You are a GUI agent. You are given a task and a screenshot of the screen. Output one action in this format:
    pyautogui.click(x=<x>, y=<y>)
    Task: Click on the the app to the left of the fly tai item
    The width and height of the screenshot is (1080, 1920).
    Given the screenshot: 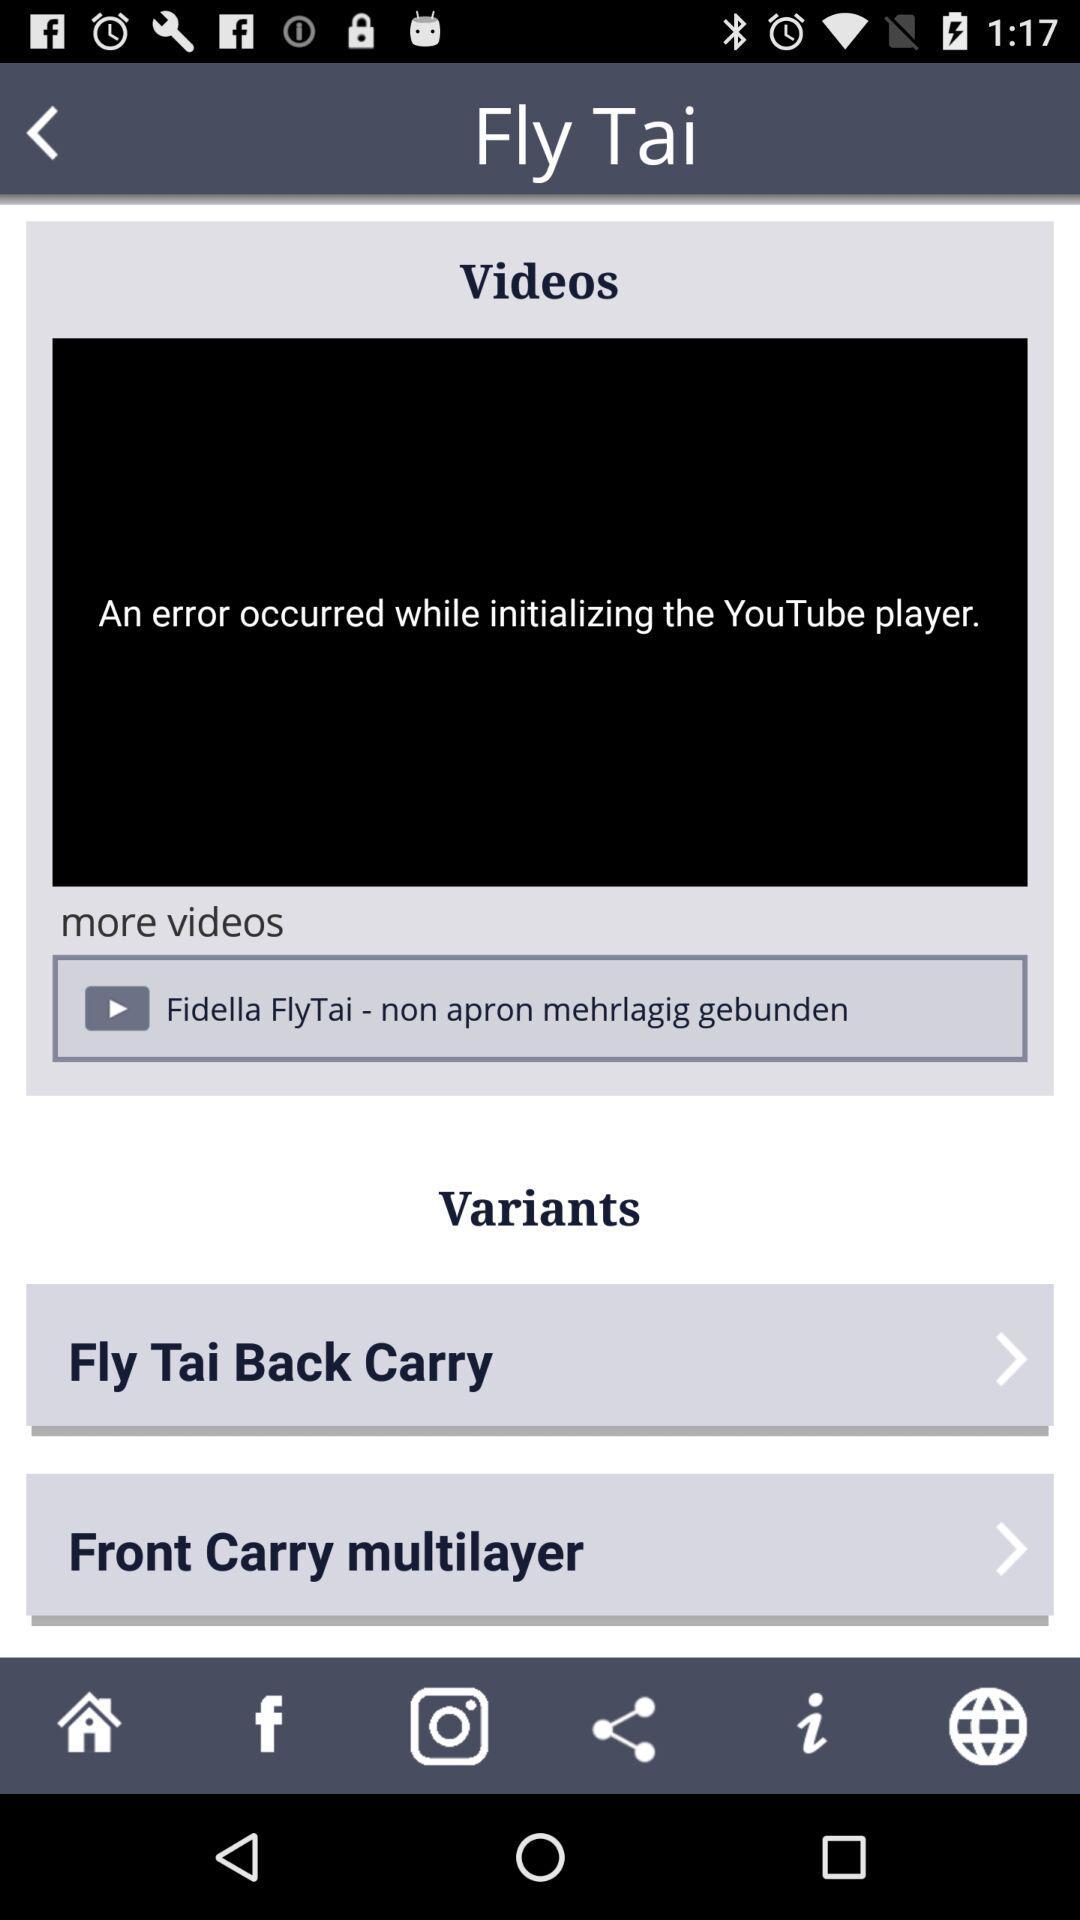 What is the action you would take?
    pyautogui.click(x=80, y=132)
    